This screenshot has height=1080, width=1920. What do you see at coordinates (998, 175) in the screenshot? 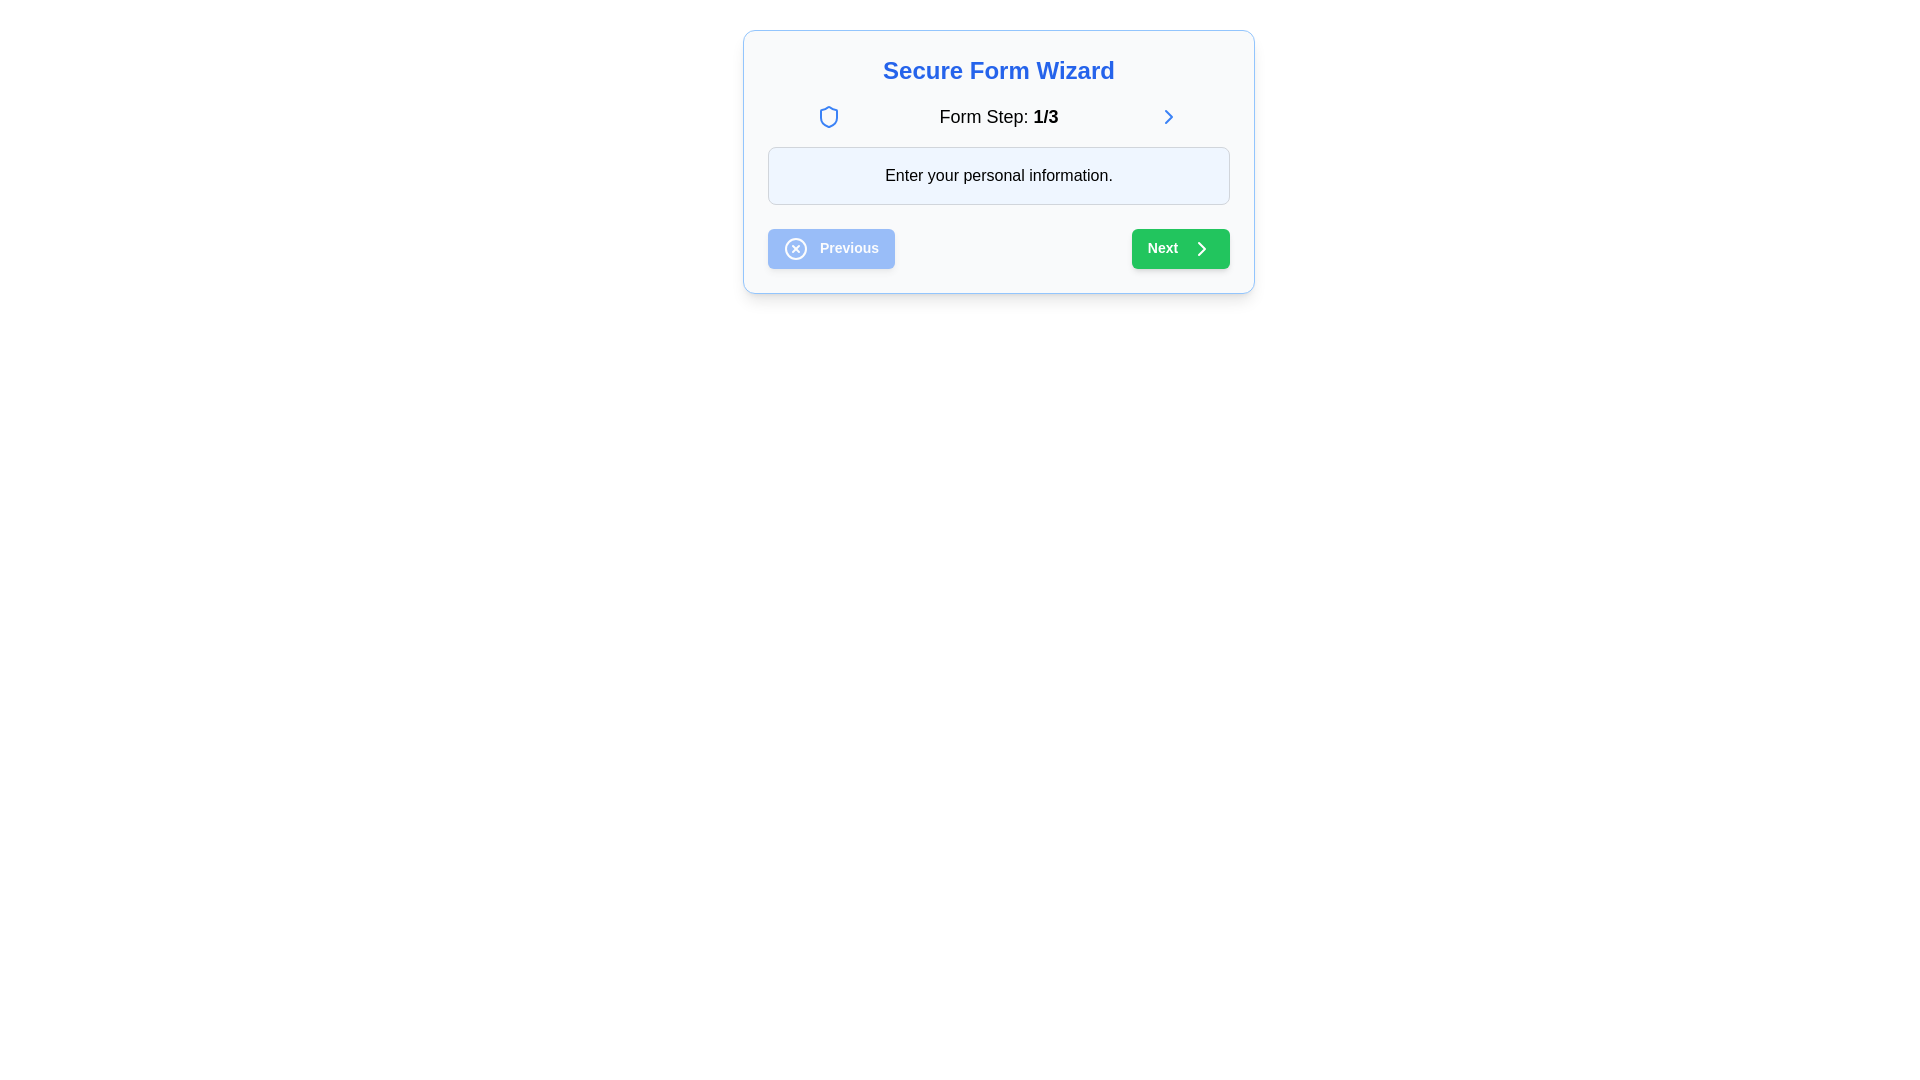
I see `the text label that serves as a header or instruction guiding the user to enter their personal information, located centrally within the form interface below the 'Secure Form Wizard' header` at bounding box center [998, 175].